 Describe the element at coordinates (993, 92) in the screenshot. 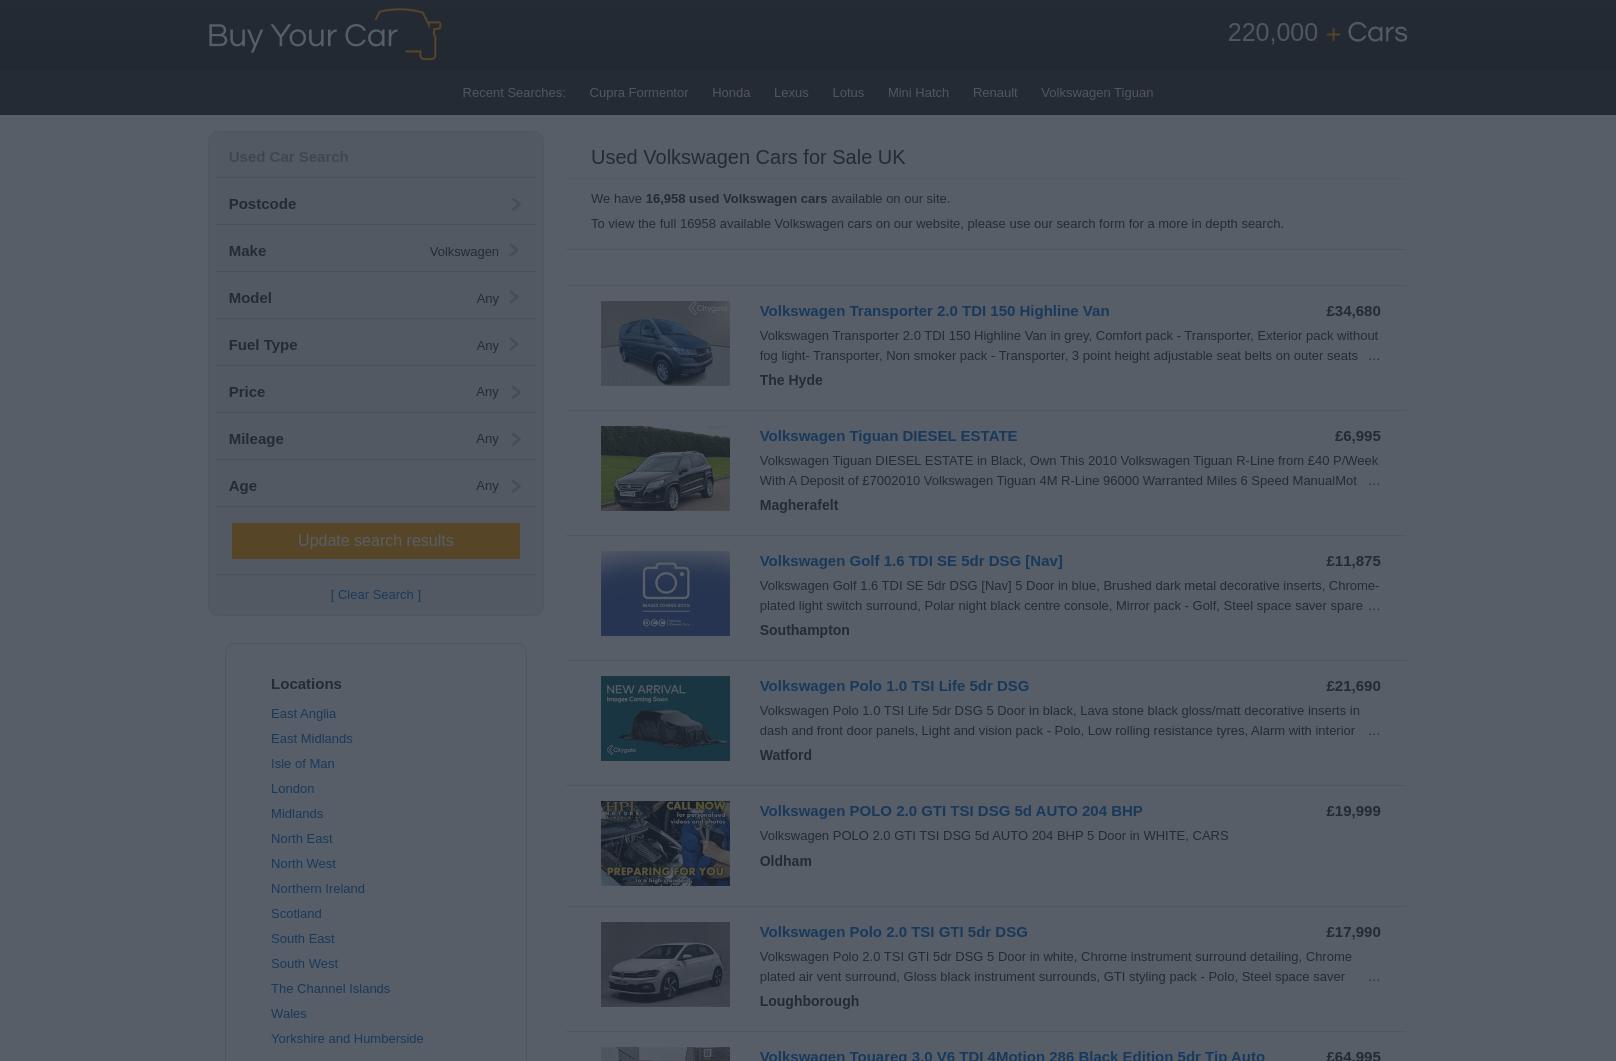

I see `'Renault'` at that location.